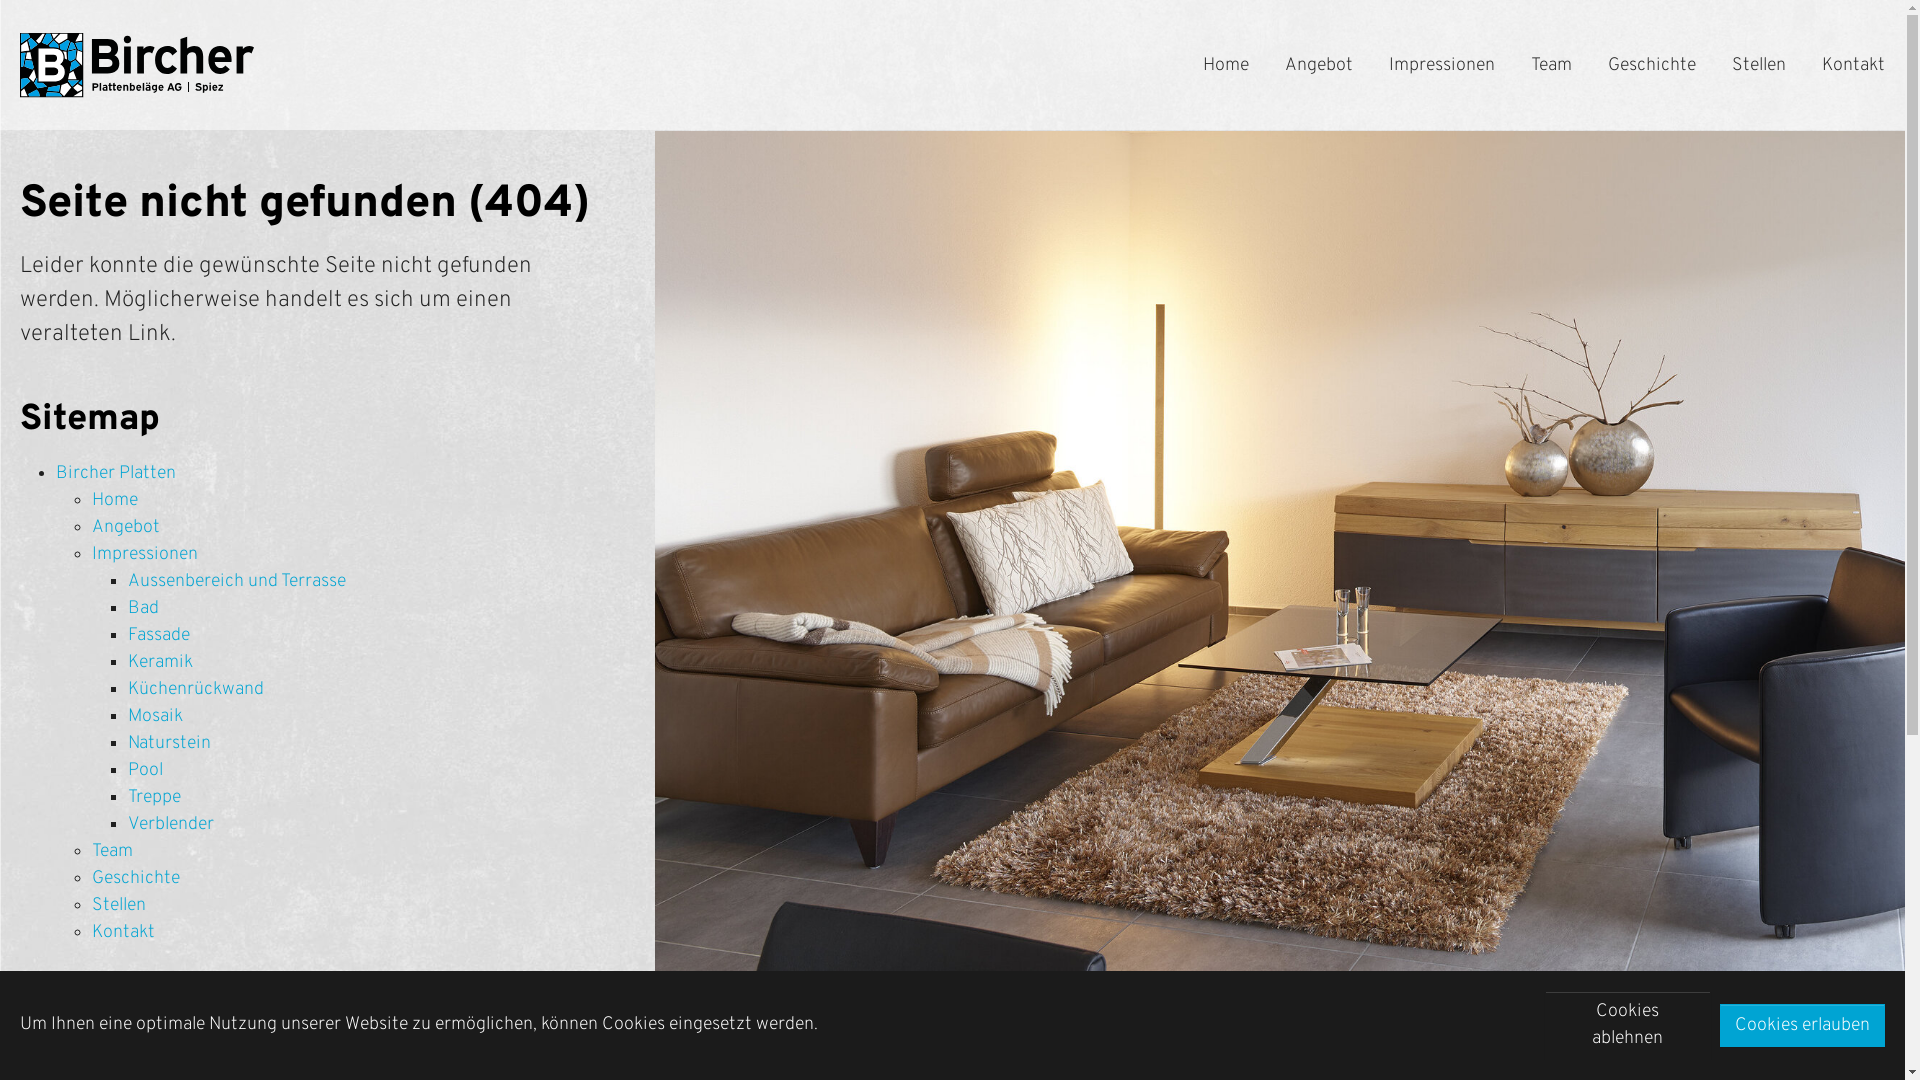 The image size is (1920, 1080). I want to click on 'Aussenbereich und Terrasse', so click(236, 581).